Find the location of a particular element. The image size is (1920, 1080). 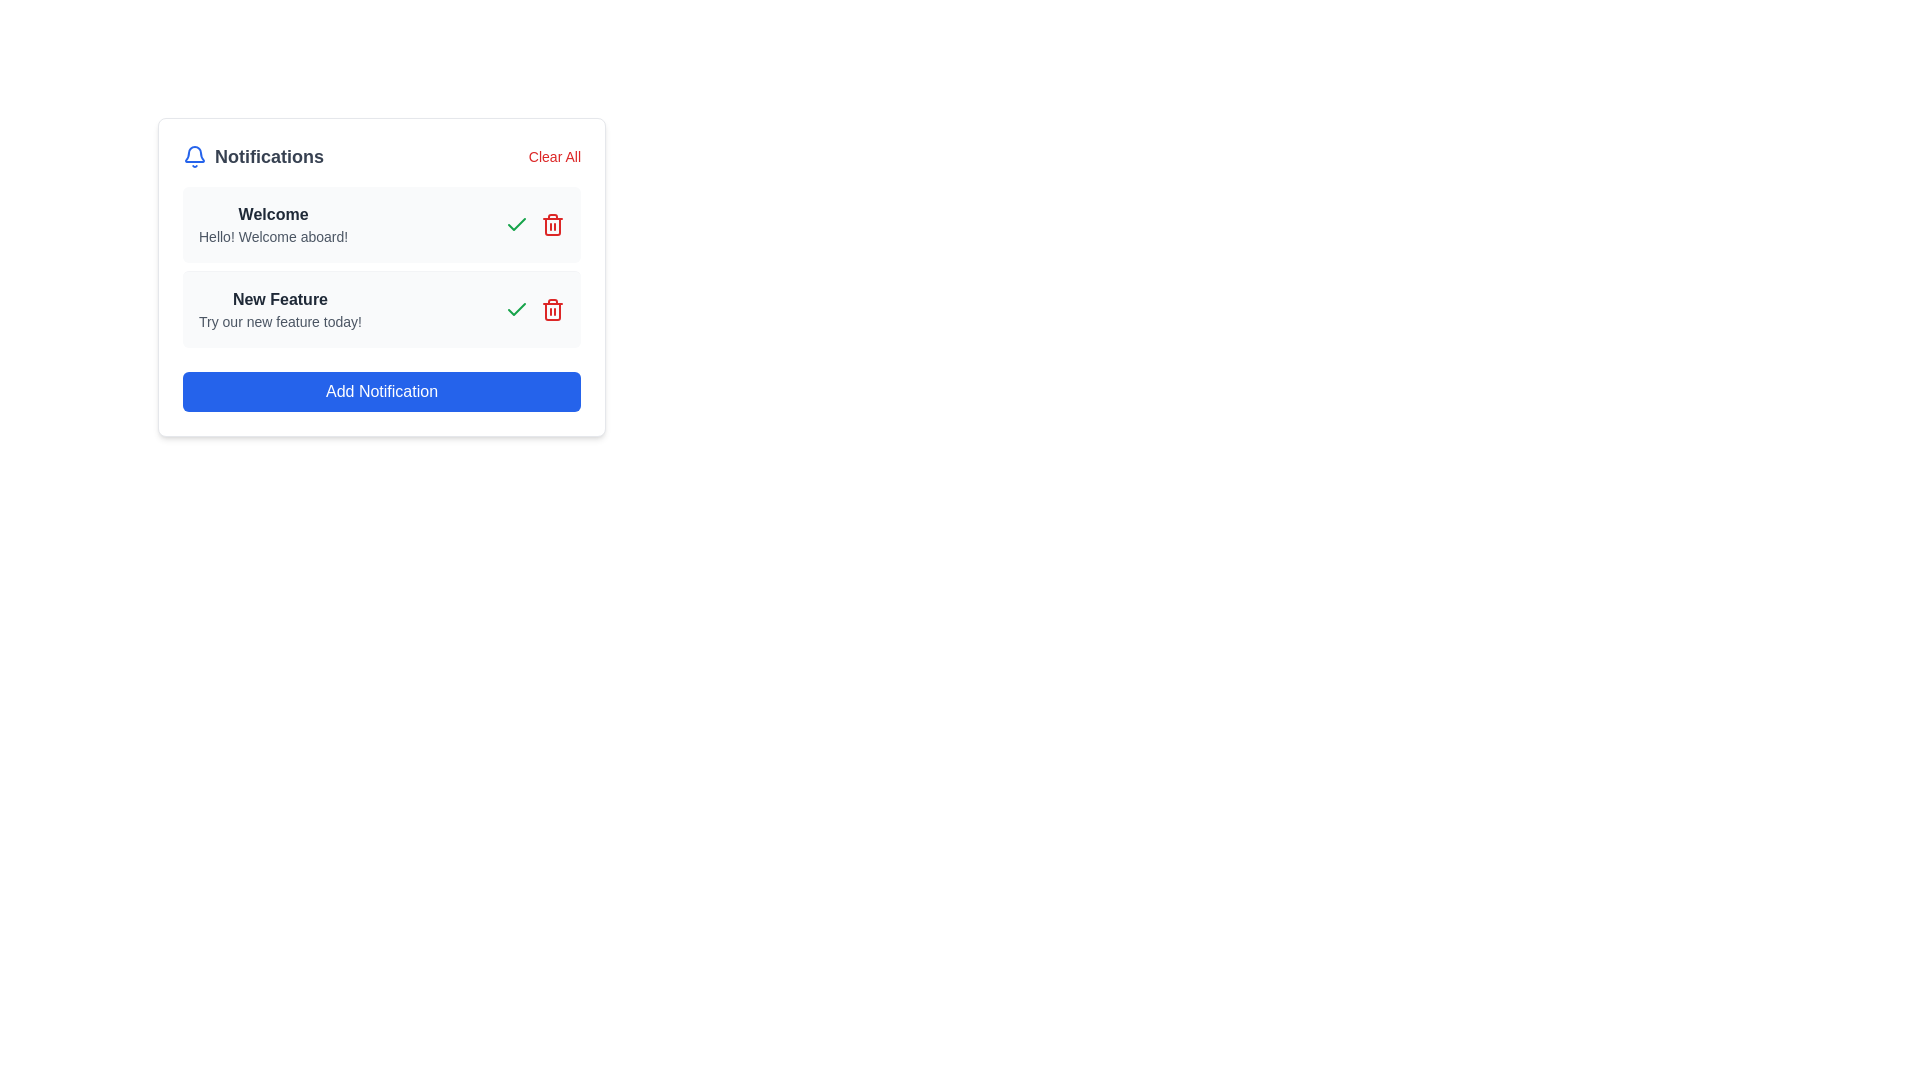

the 'Clear Notifications' link in the top right of the header section is located at coordinates (554, 156).